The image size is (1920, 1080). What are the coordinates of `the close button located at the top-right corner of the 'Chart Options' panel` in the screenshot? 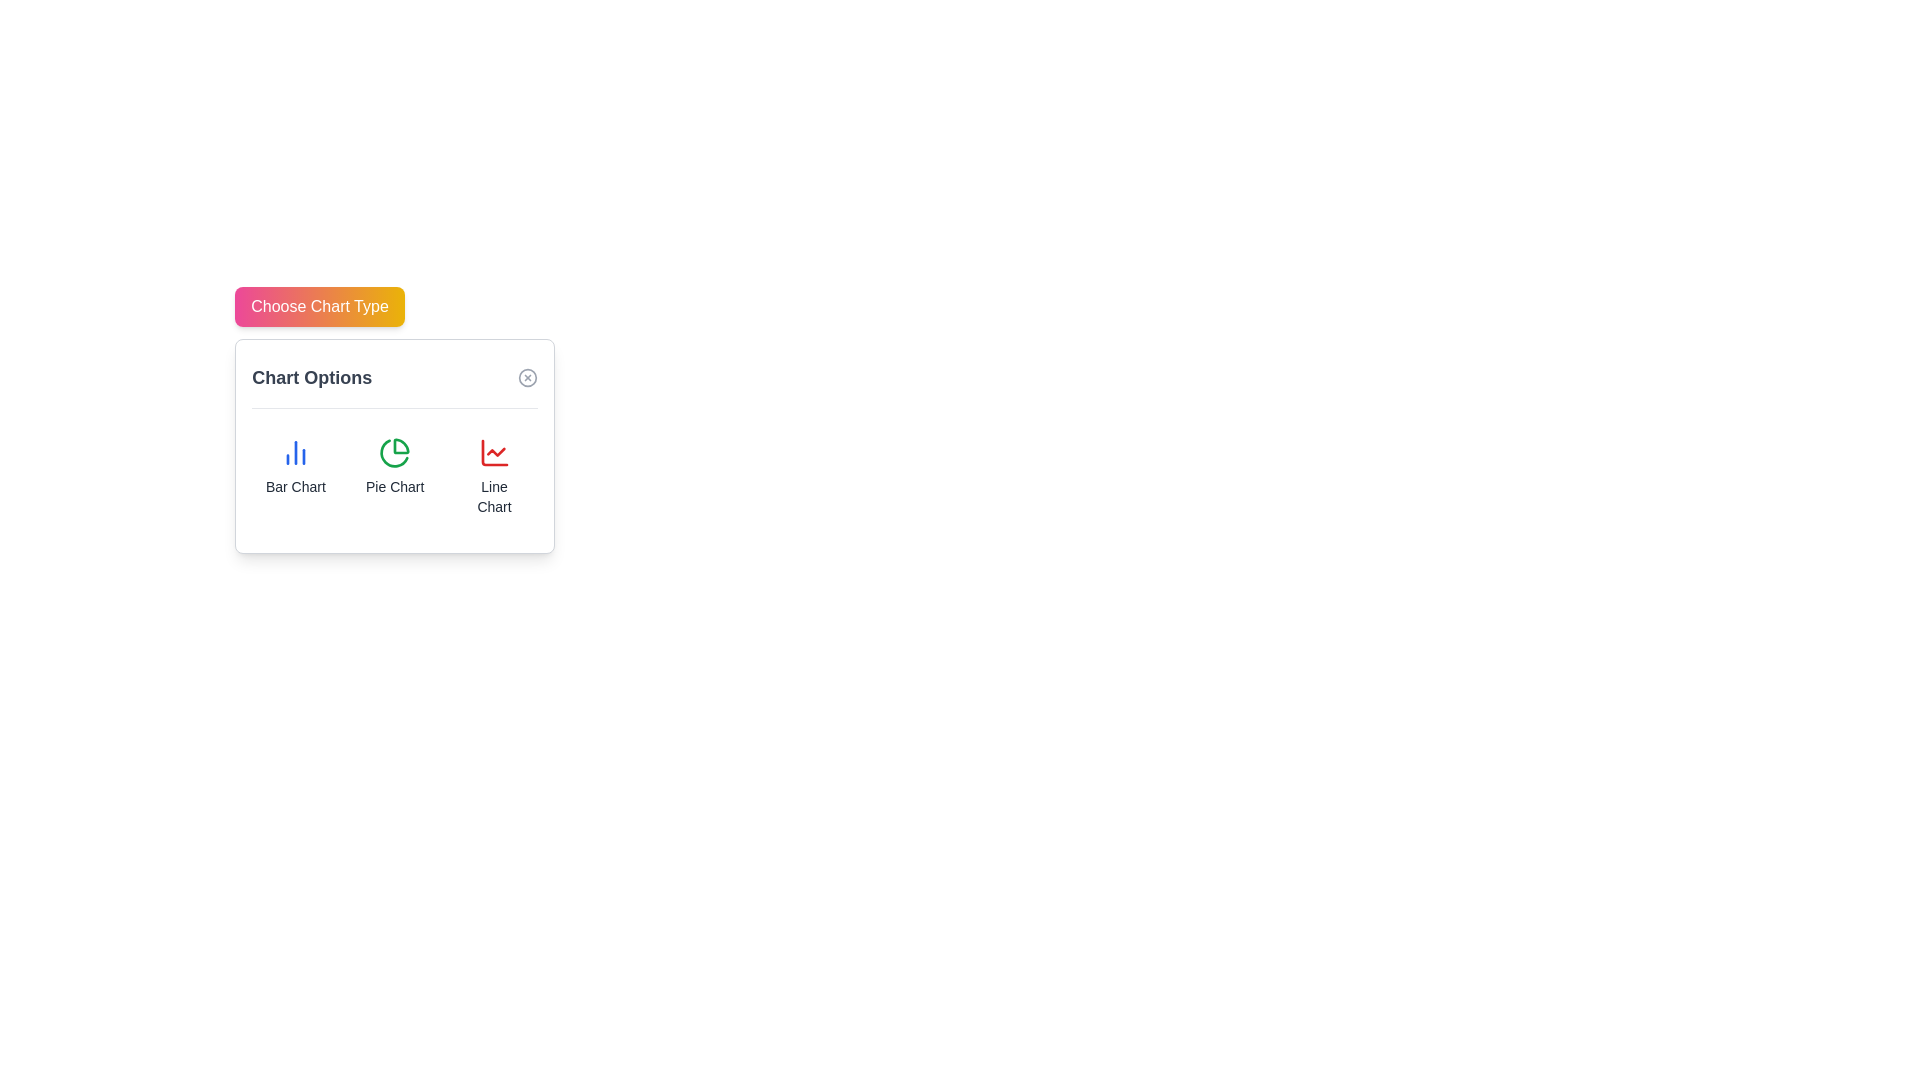 It's located at (528, 378).